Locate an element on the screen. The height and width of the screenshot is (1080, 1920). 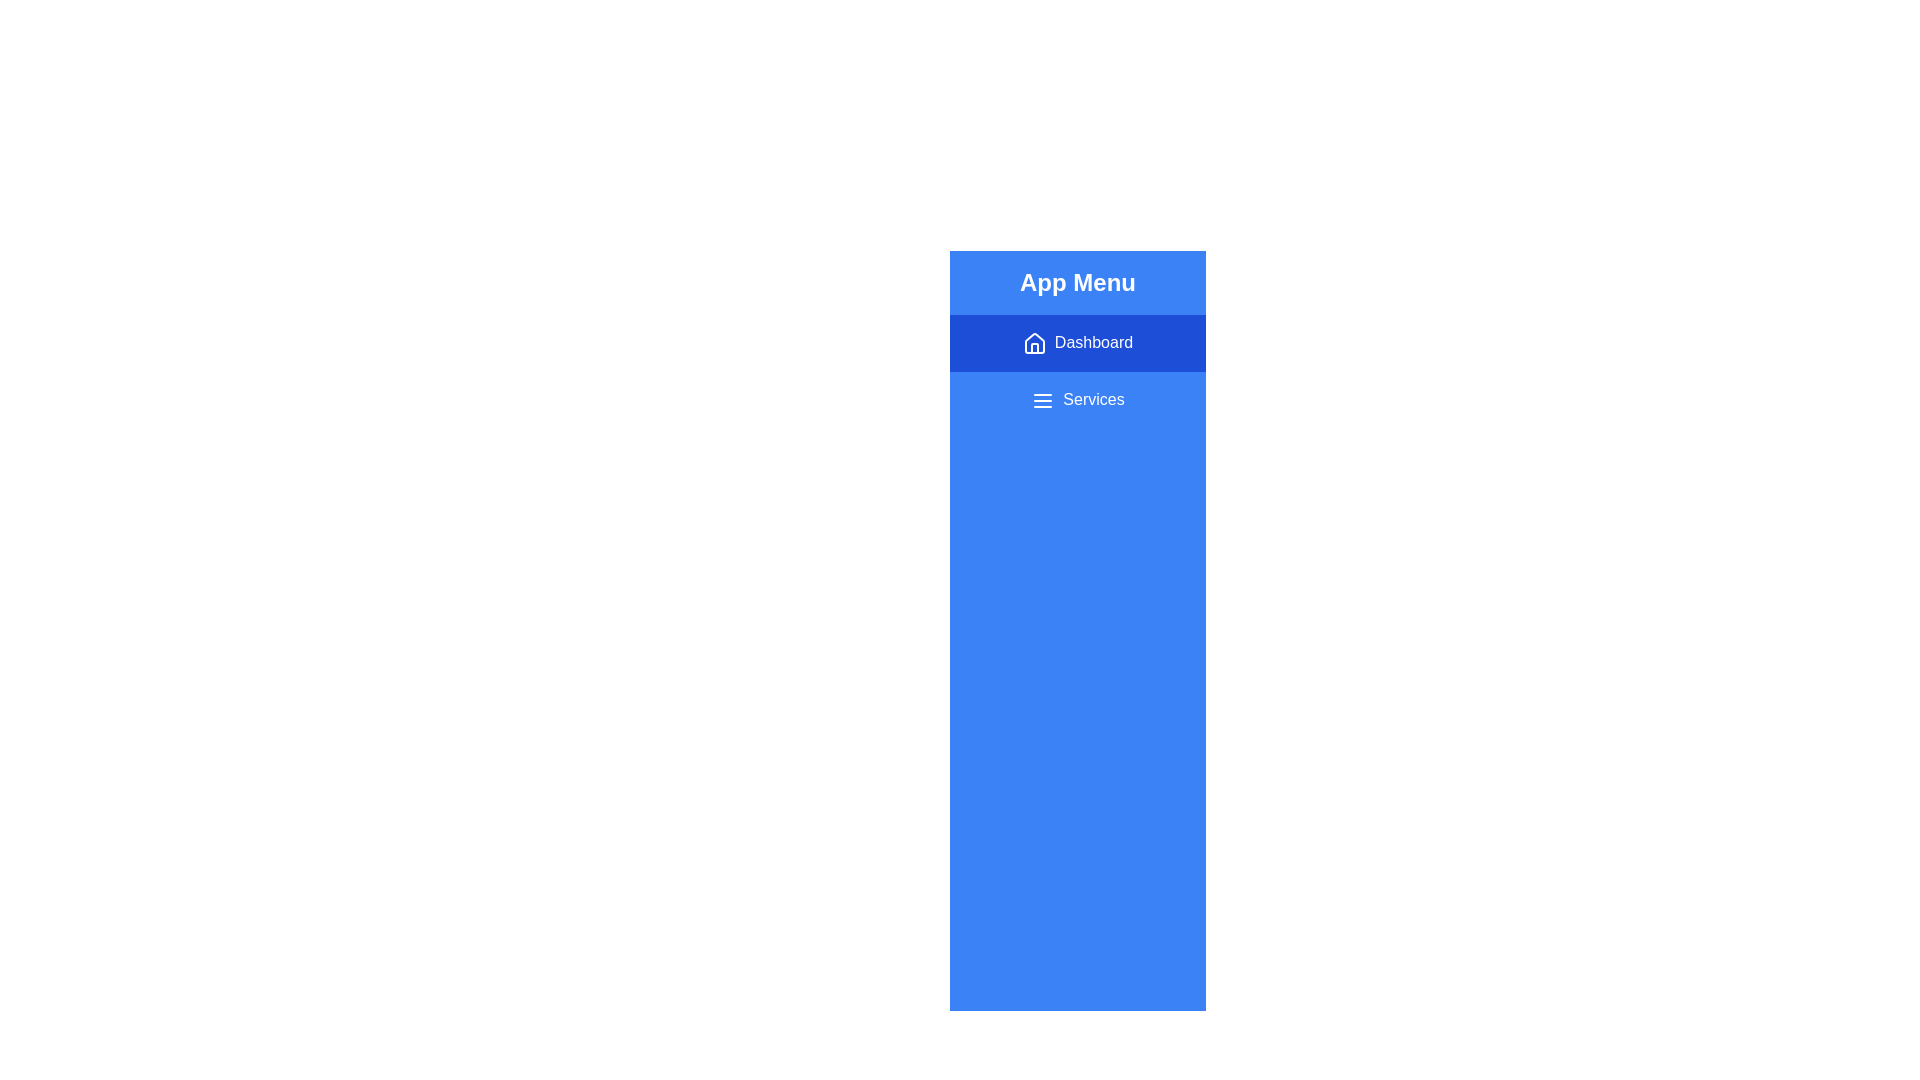
the visual indicator icon associated with the 'Services' menu option is located at coordinates (1042, 400).